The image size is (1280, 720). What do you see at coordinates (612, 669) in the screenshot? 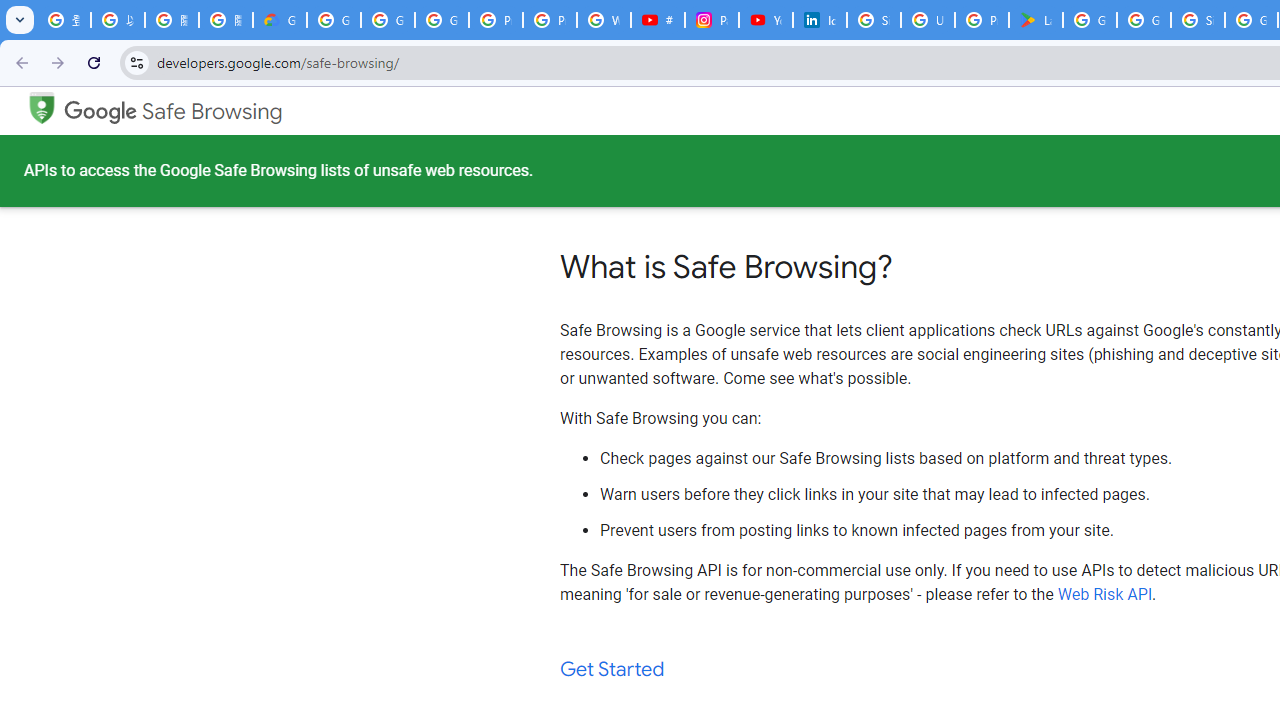
I see `'Get Started'` at bounding box center [612, 669].